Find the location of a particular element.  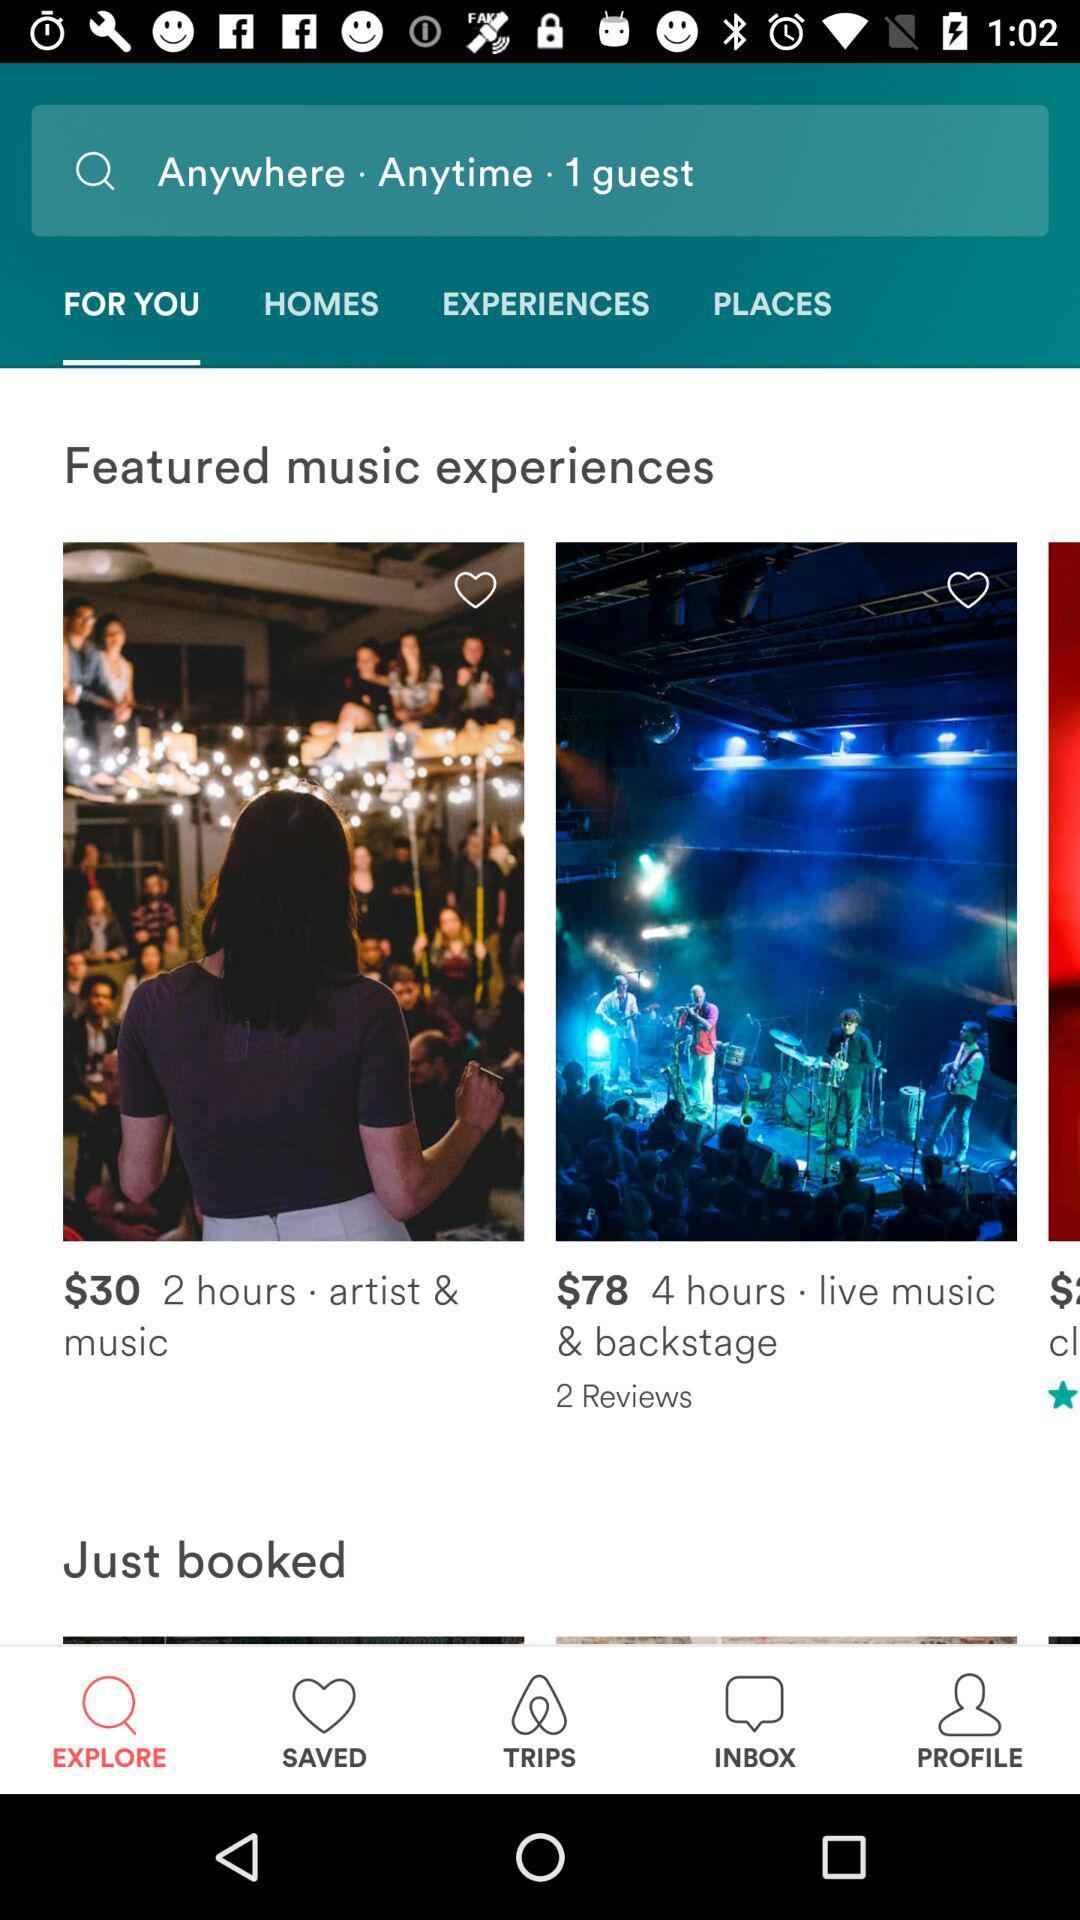

the search icon is located at coordinates (94, 170).